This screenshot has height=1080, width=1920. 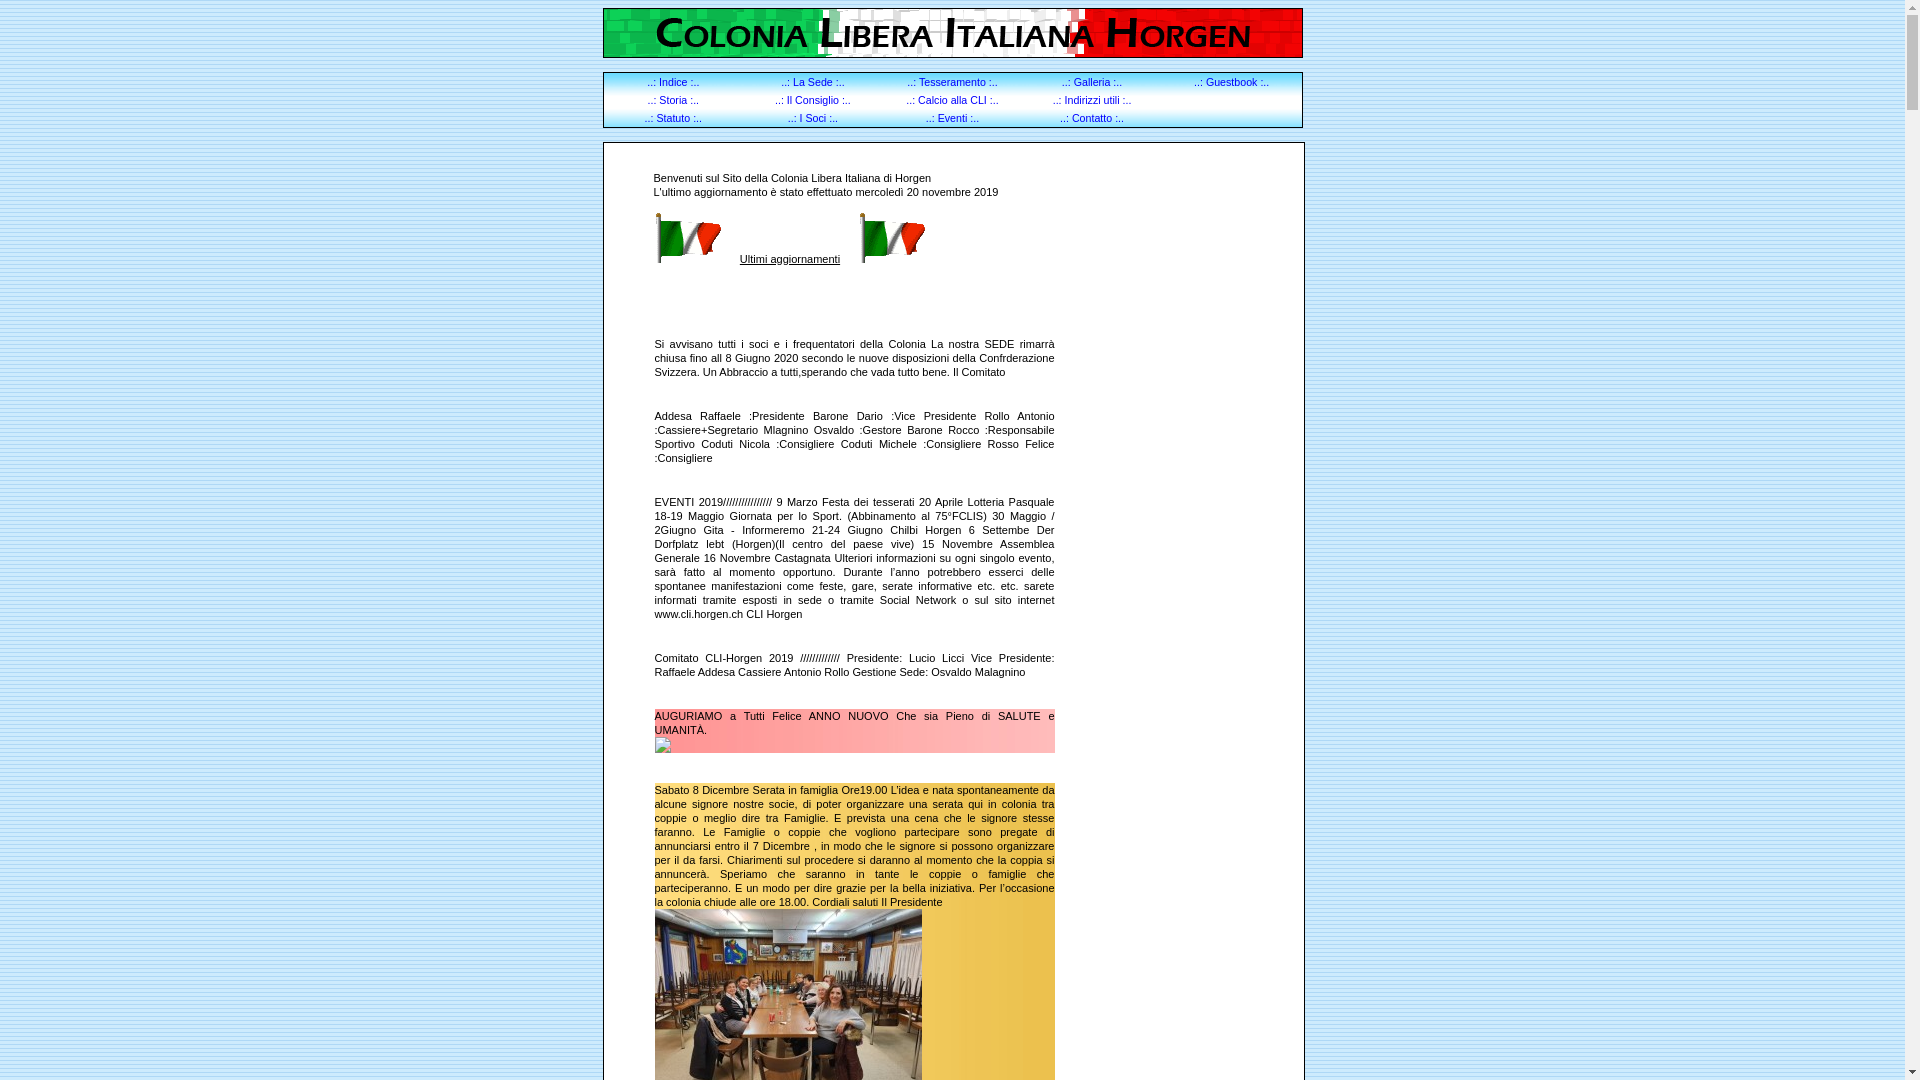 I want to click on '..: Eventi :..', so click(x=951, y=118).